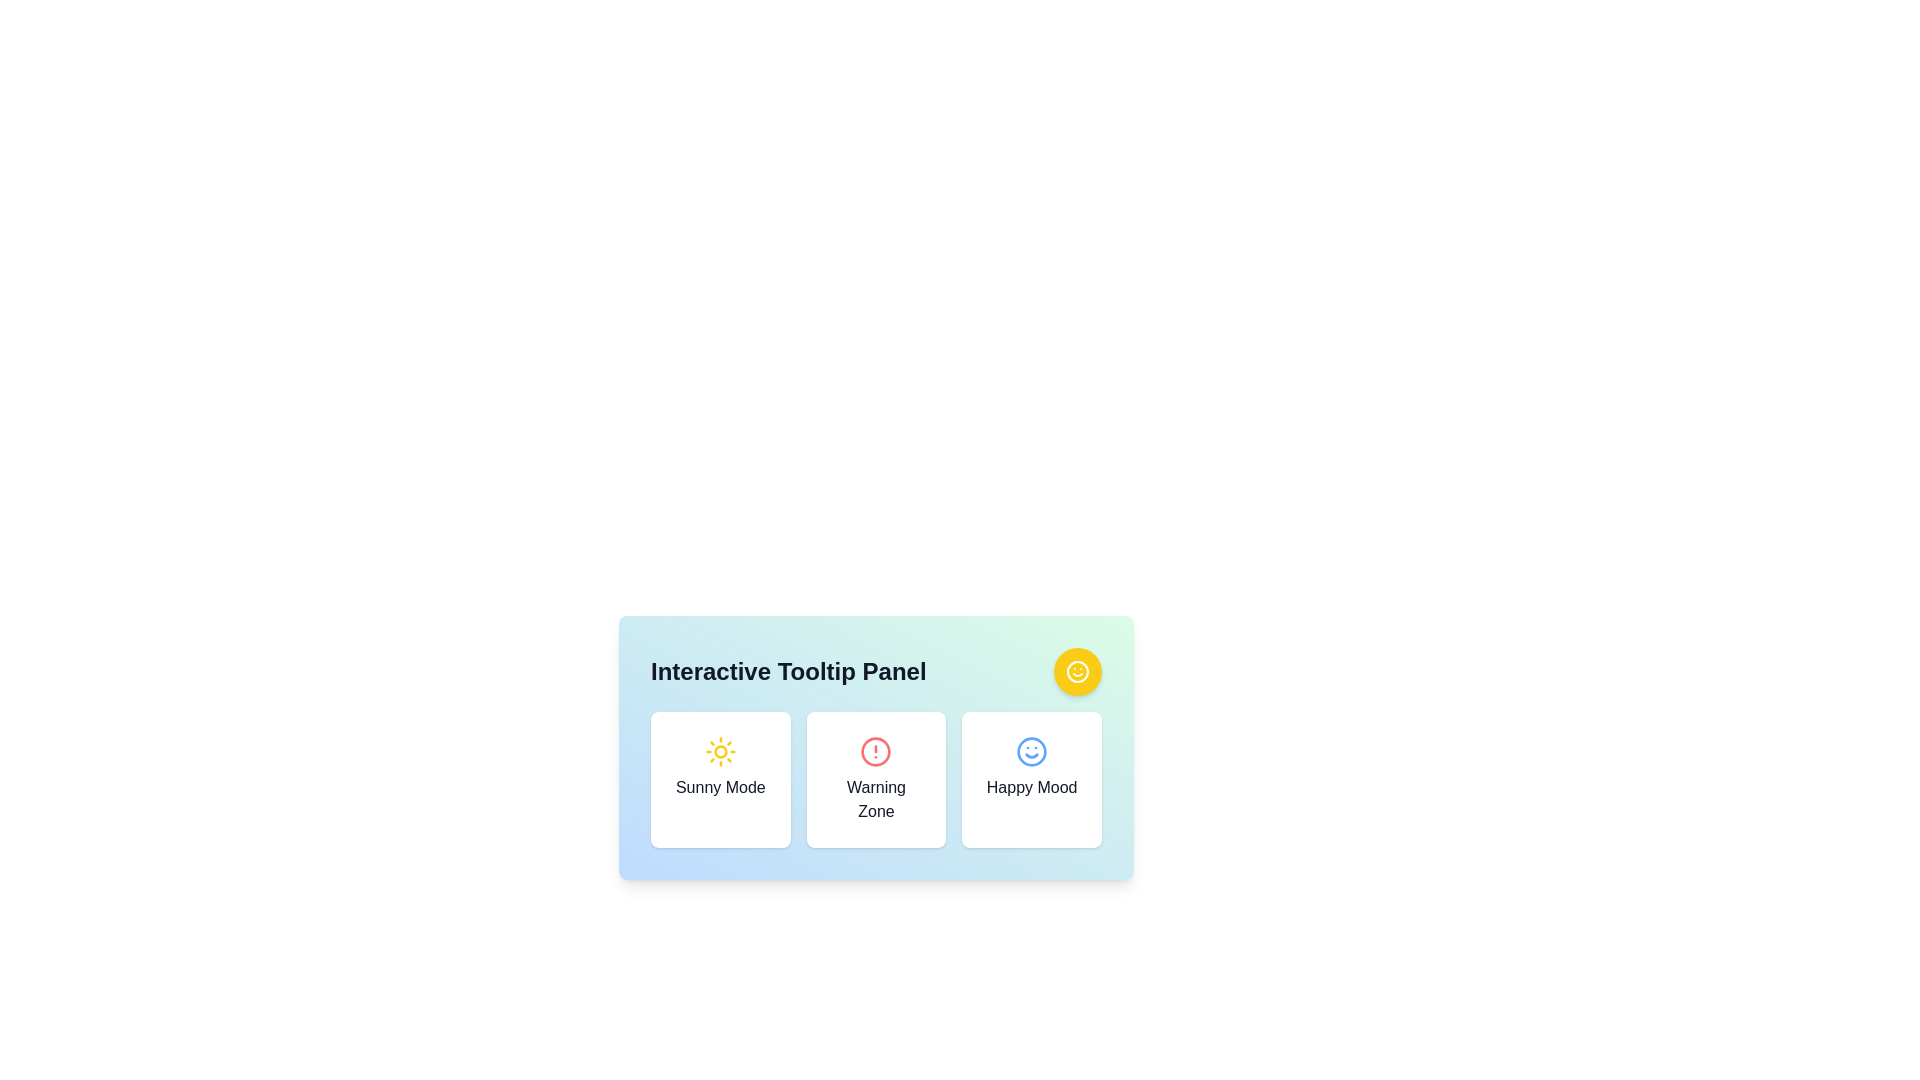 This screenshot has height=1080, width=1920. I want to click on the 'Interactive Tooltip Panel' which contains a title and three cards labeled 'Sunny Mode', 'Warning Zone', and 'Happy Mood', so click(876, 748).